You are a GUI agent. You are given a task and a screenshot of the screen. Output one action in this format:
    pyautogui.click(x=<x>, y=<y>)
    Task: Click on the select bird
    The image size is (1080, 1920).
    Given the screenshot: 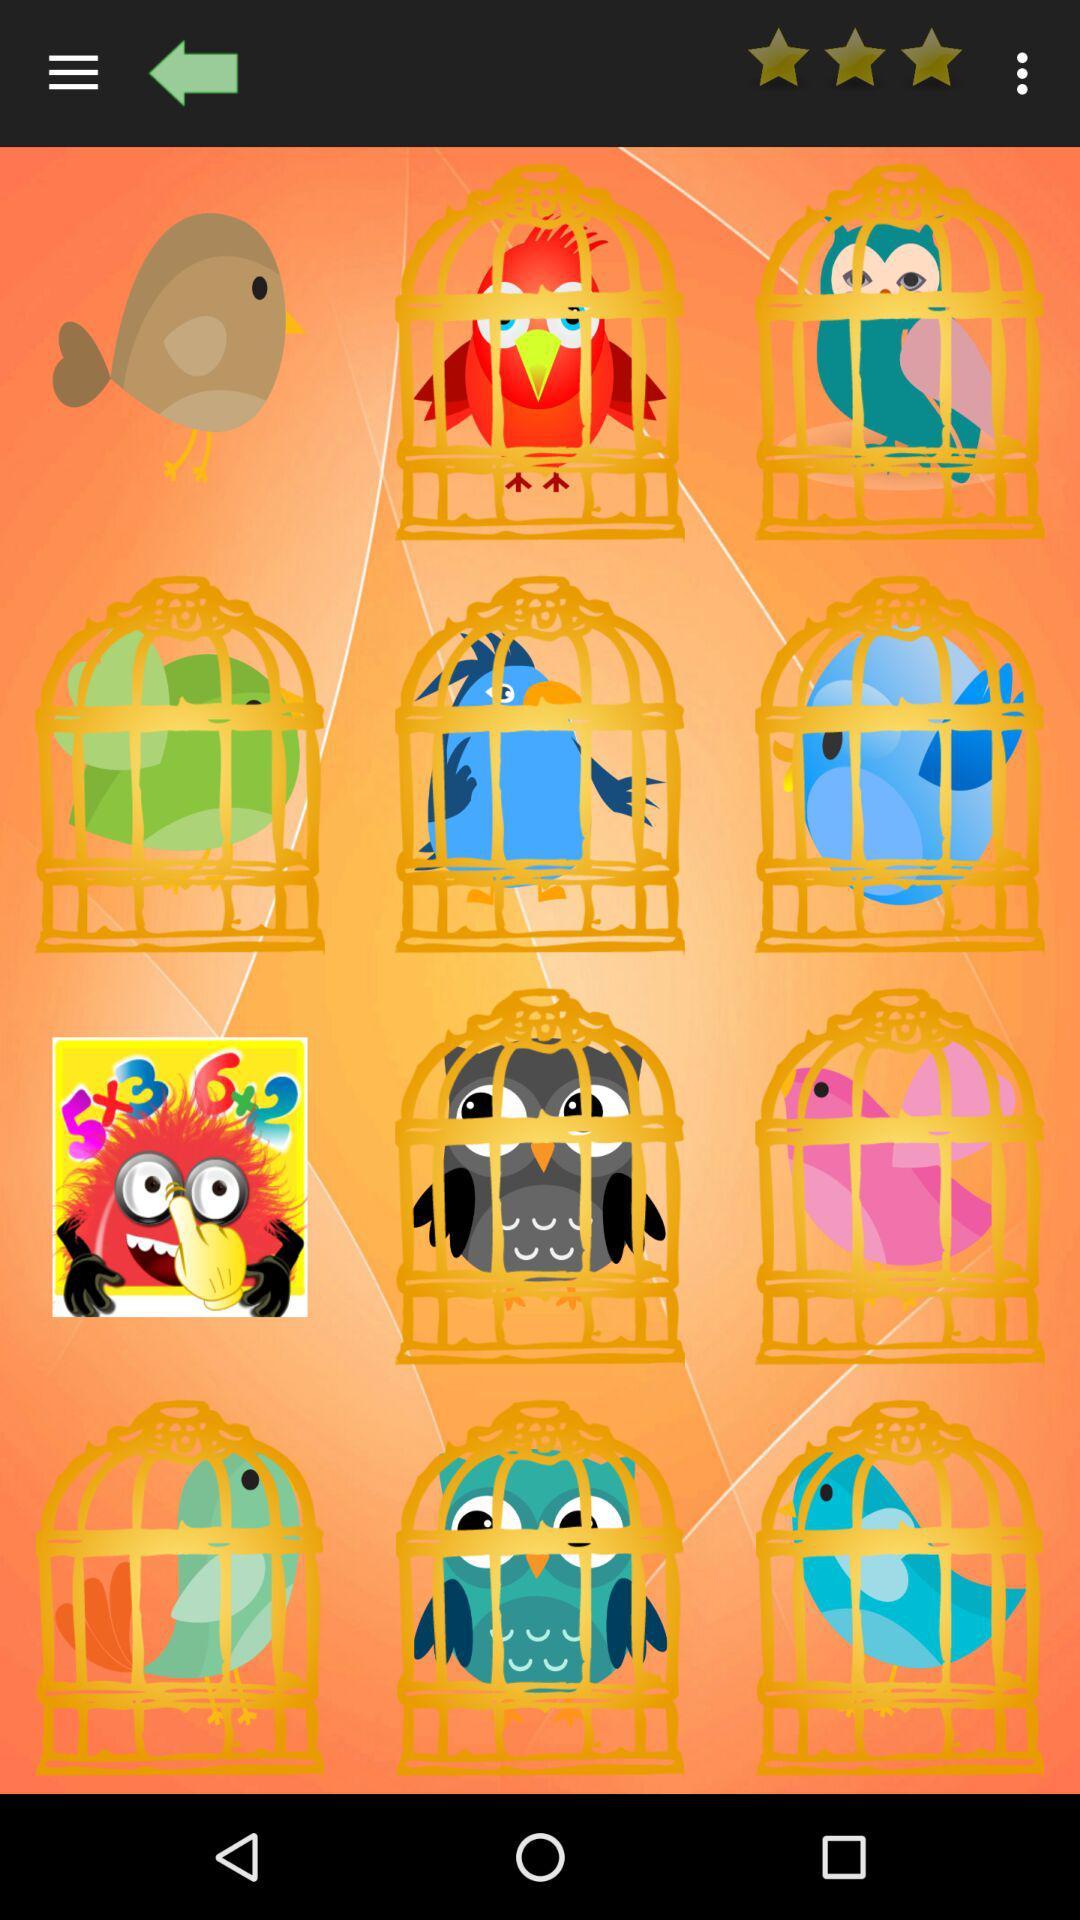 What is the action you would take?
    pyautogui.click(x=898, y=352)
    